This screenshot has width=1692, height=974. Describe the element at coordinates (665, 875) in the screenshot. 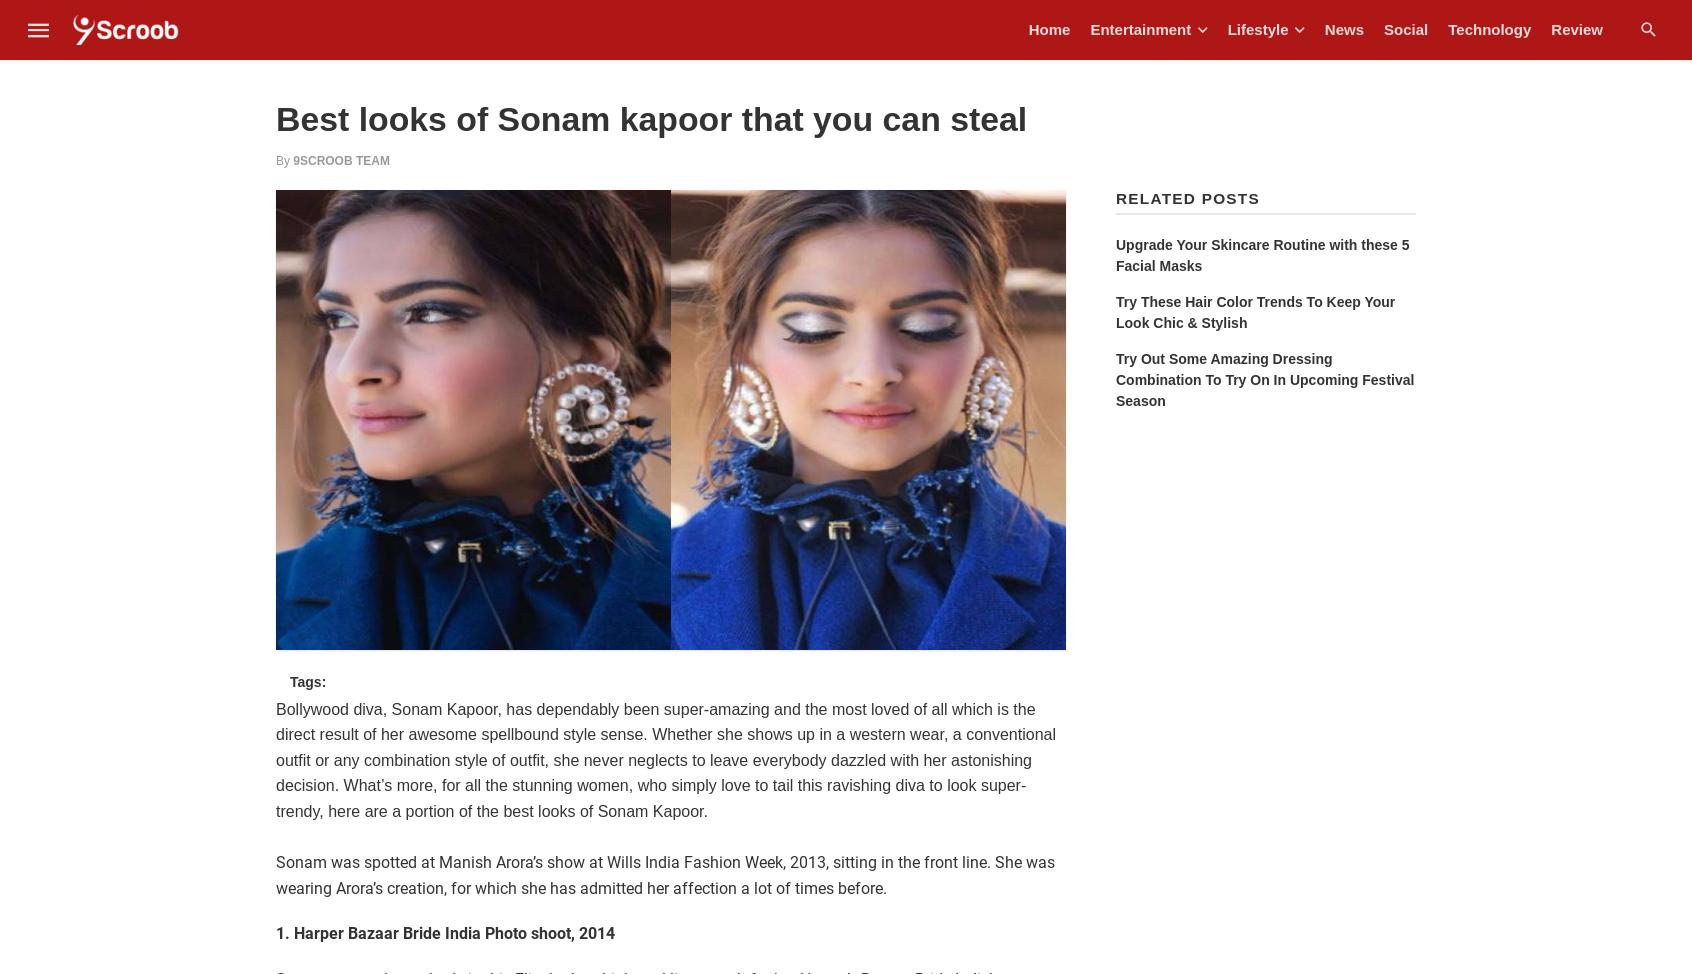

I see `'Sonam was spotted at Manish Arora’s show at Wills India Fashion Week, 2013, sitting in the front line. She was wearing Arora’s creation, for which she has admitted her affection a lot of times before.'` at that location.